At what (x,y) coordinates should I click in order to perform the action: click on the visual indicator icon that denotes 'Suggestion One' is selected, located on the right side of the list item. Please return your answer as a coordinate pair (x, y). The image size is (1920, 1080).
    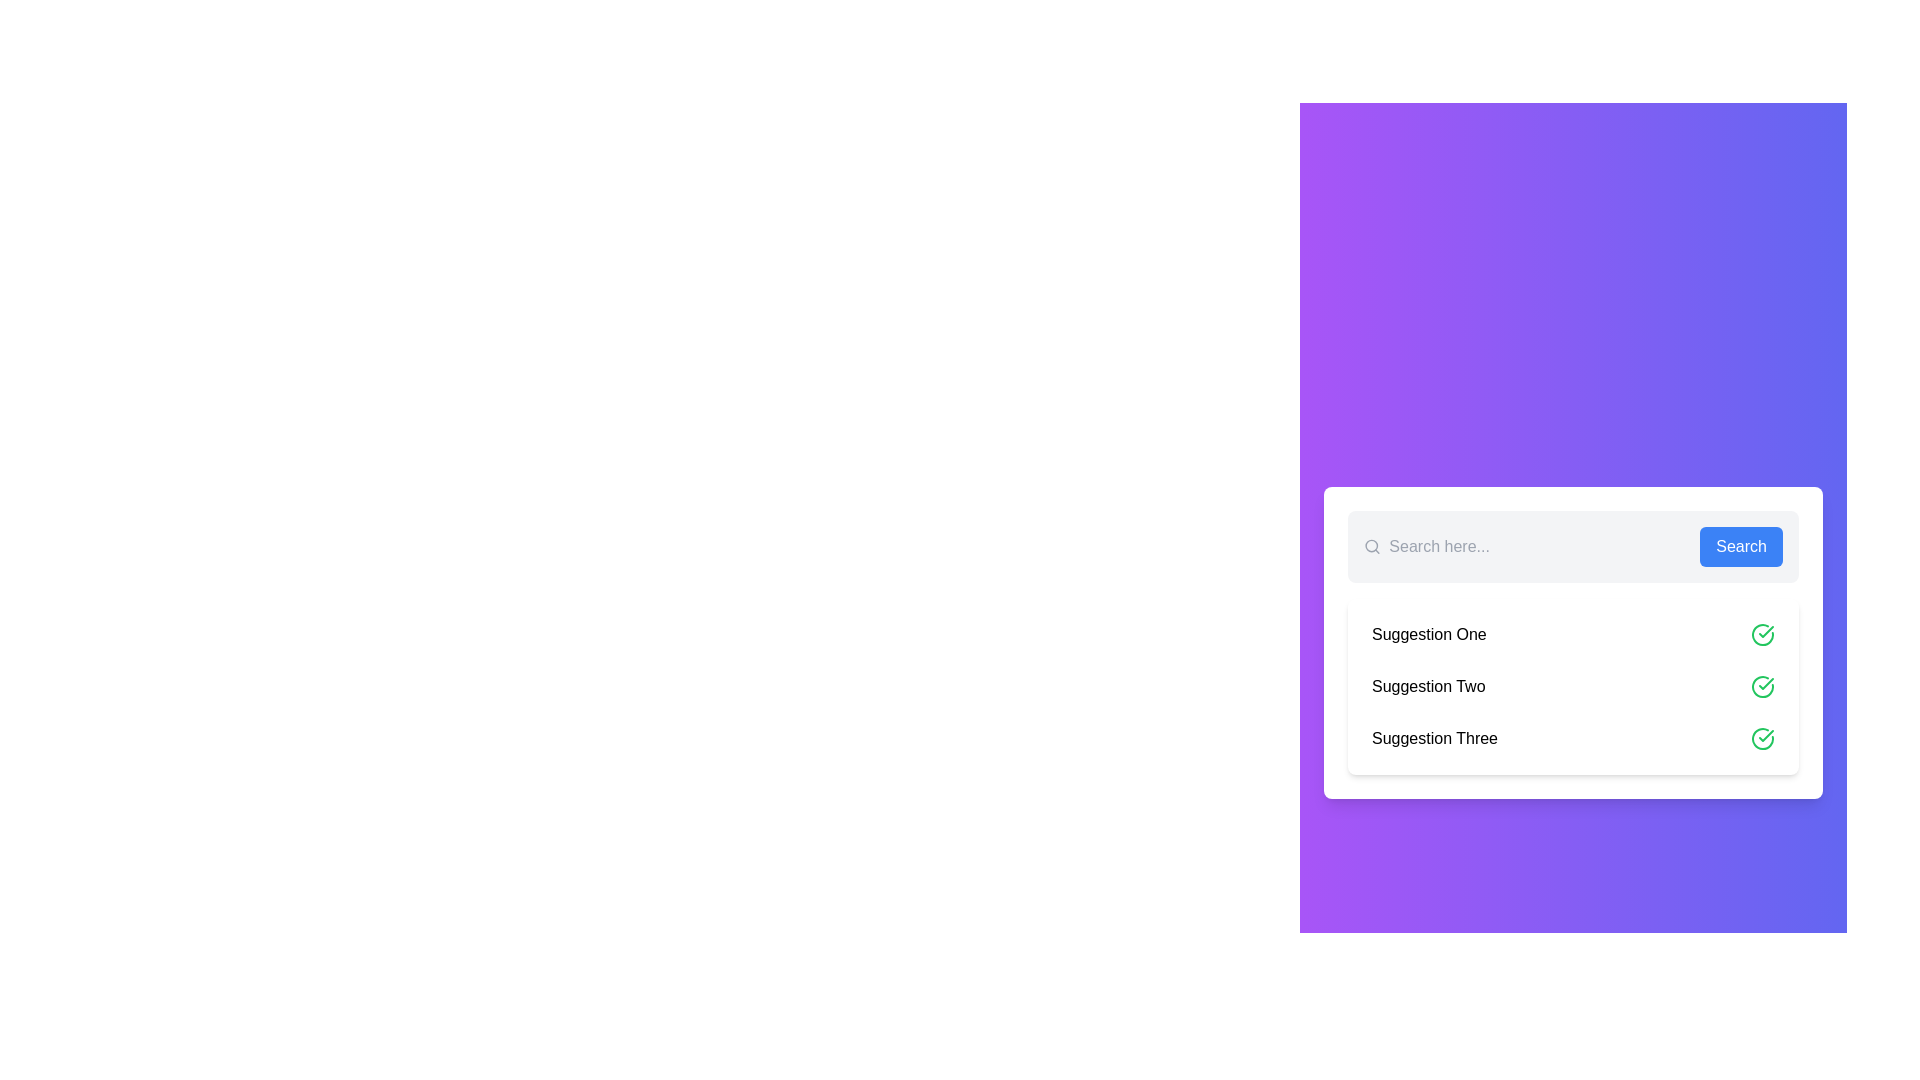
    Looking at the image, I should click on (1762, 635).